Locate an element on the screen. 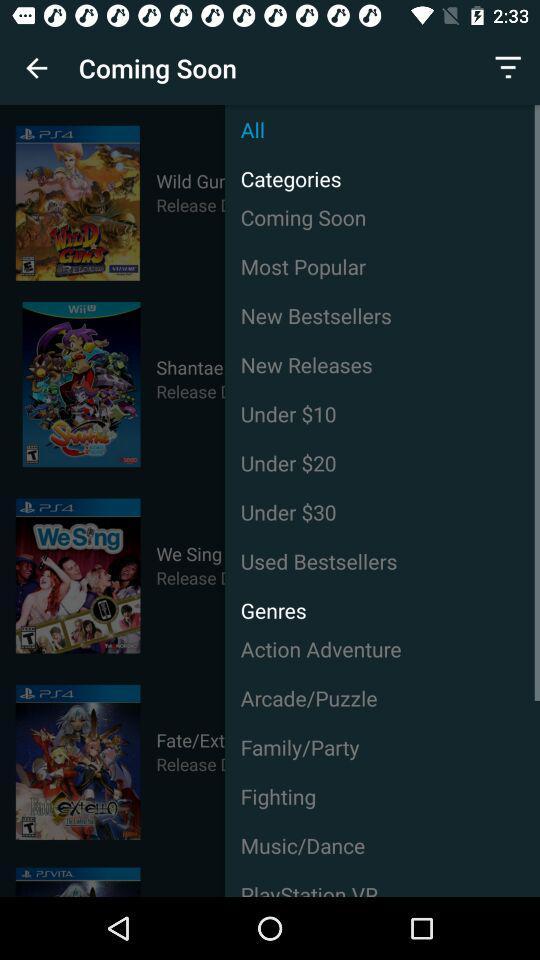 The width and height of the screenshot is (540, 960). icon below under $30 item is located at coordinates (382, 561).